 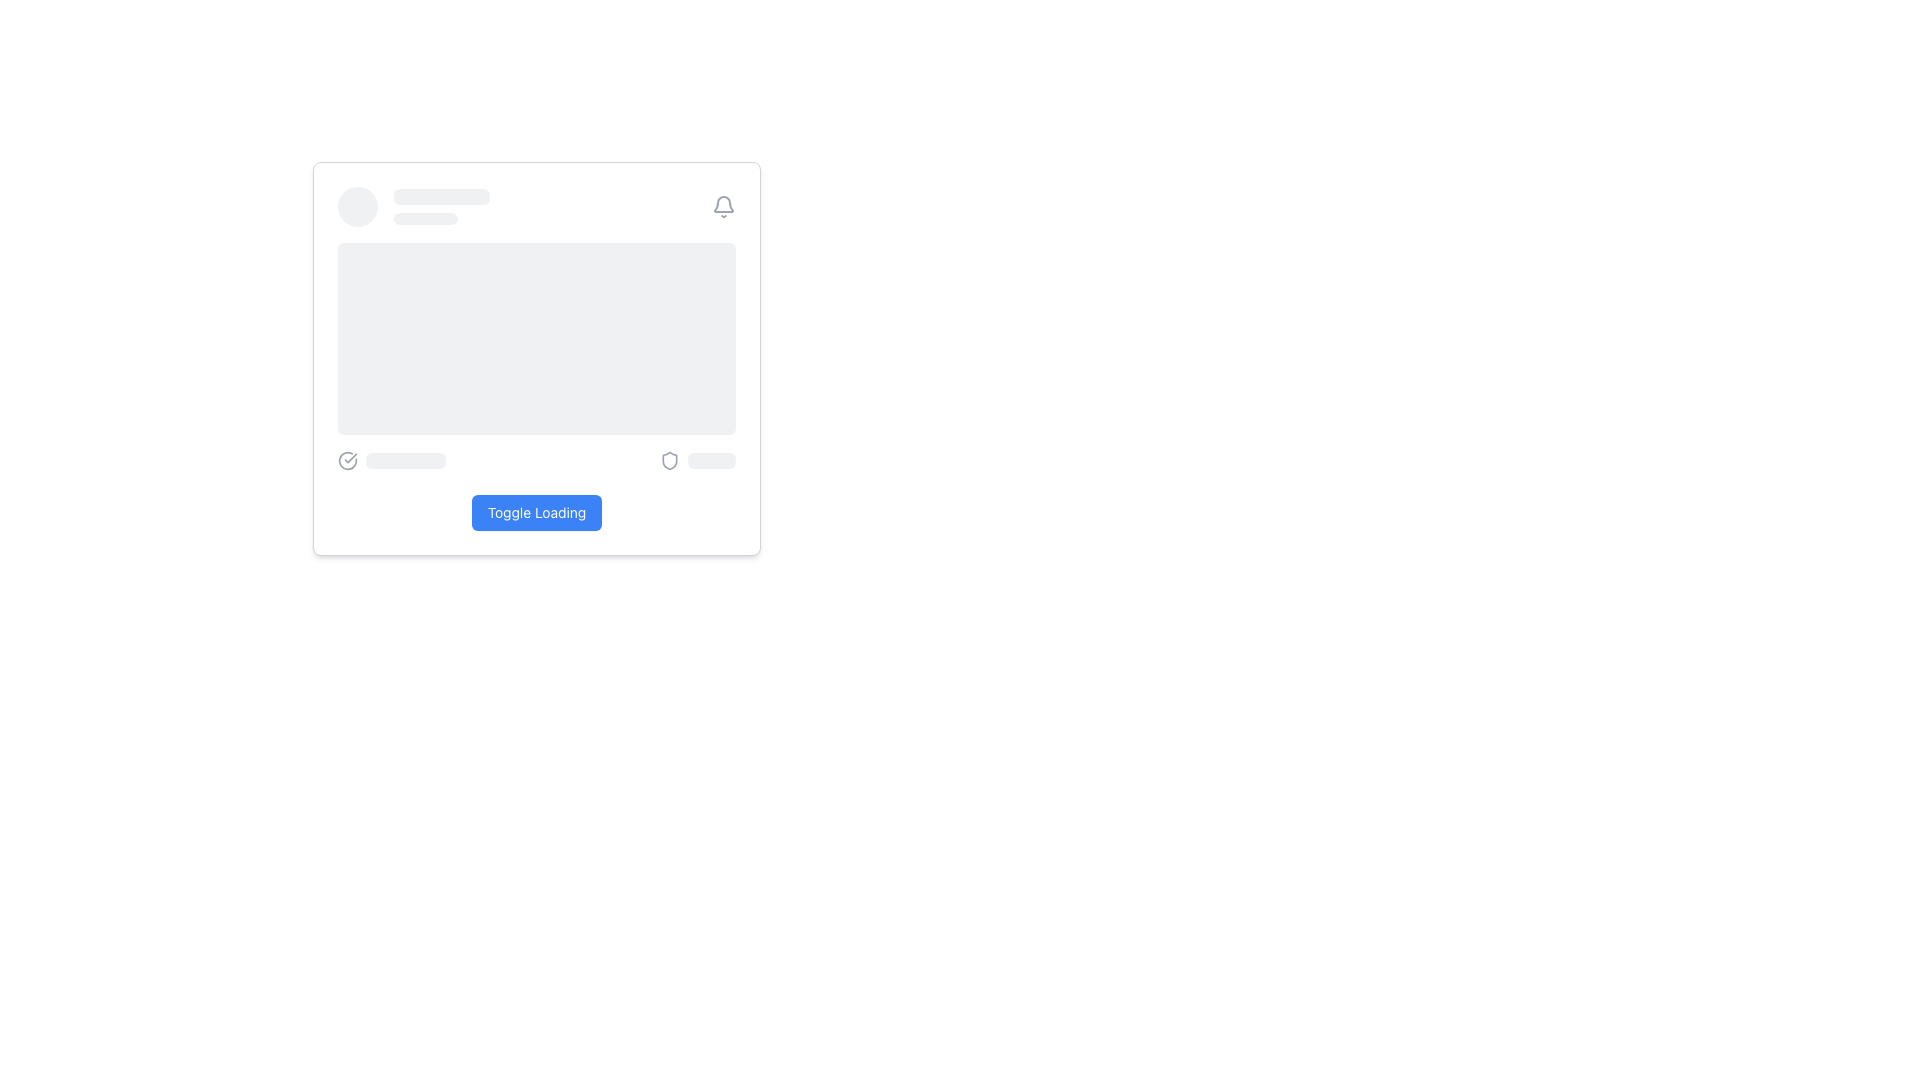 What do you see at coordinates (723, 207) in the screenshot?
I see `the outlined bell icon located in the top right corner of the header section` at bounding box center [723, 207].